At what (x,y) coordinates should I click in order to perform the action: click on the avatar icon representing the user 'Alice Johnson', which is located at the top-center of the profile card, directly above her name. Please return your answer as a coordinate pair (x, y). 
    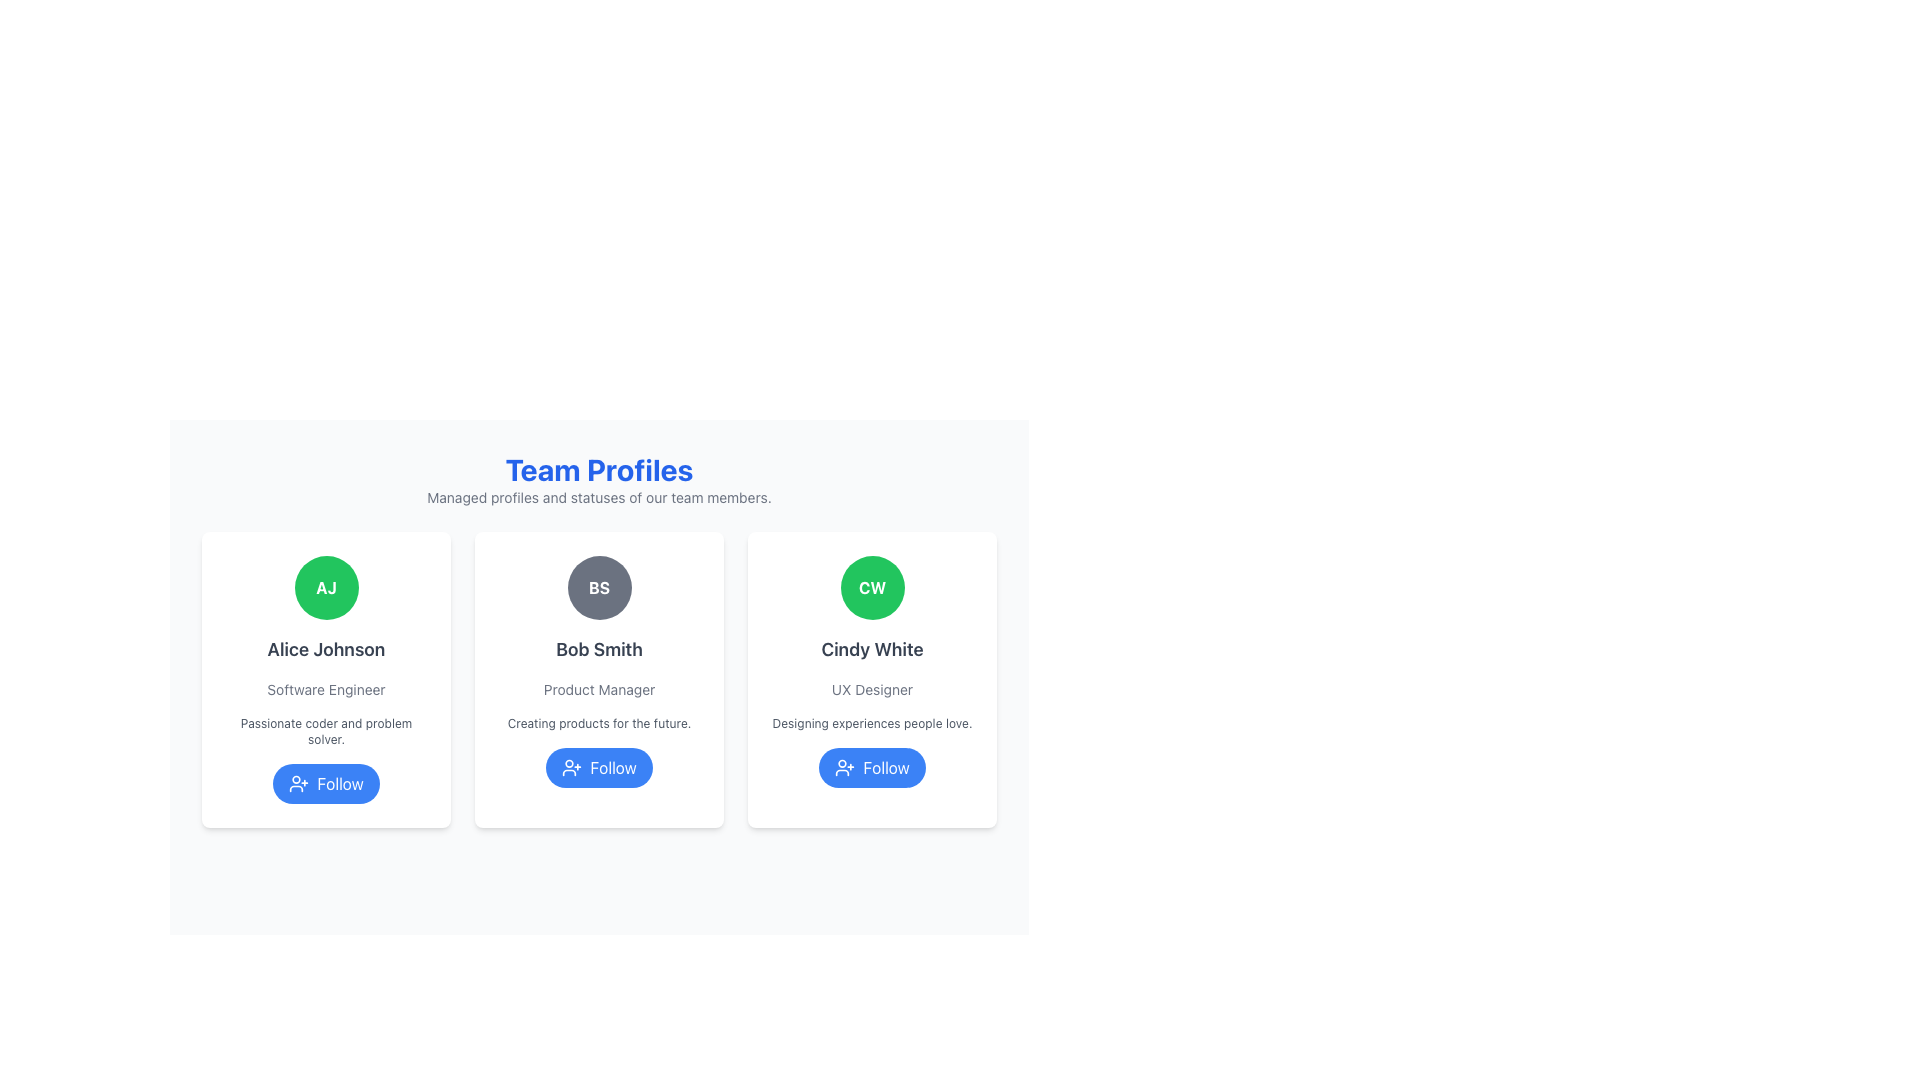
    Looking at the image, I should click on (326, 586).